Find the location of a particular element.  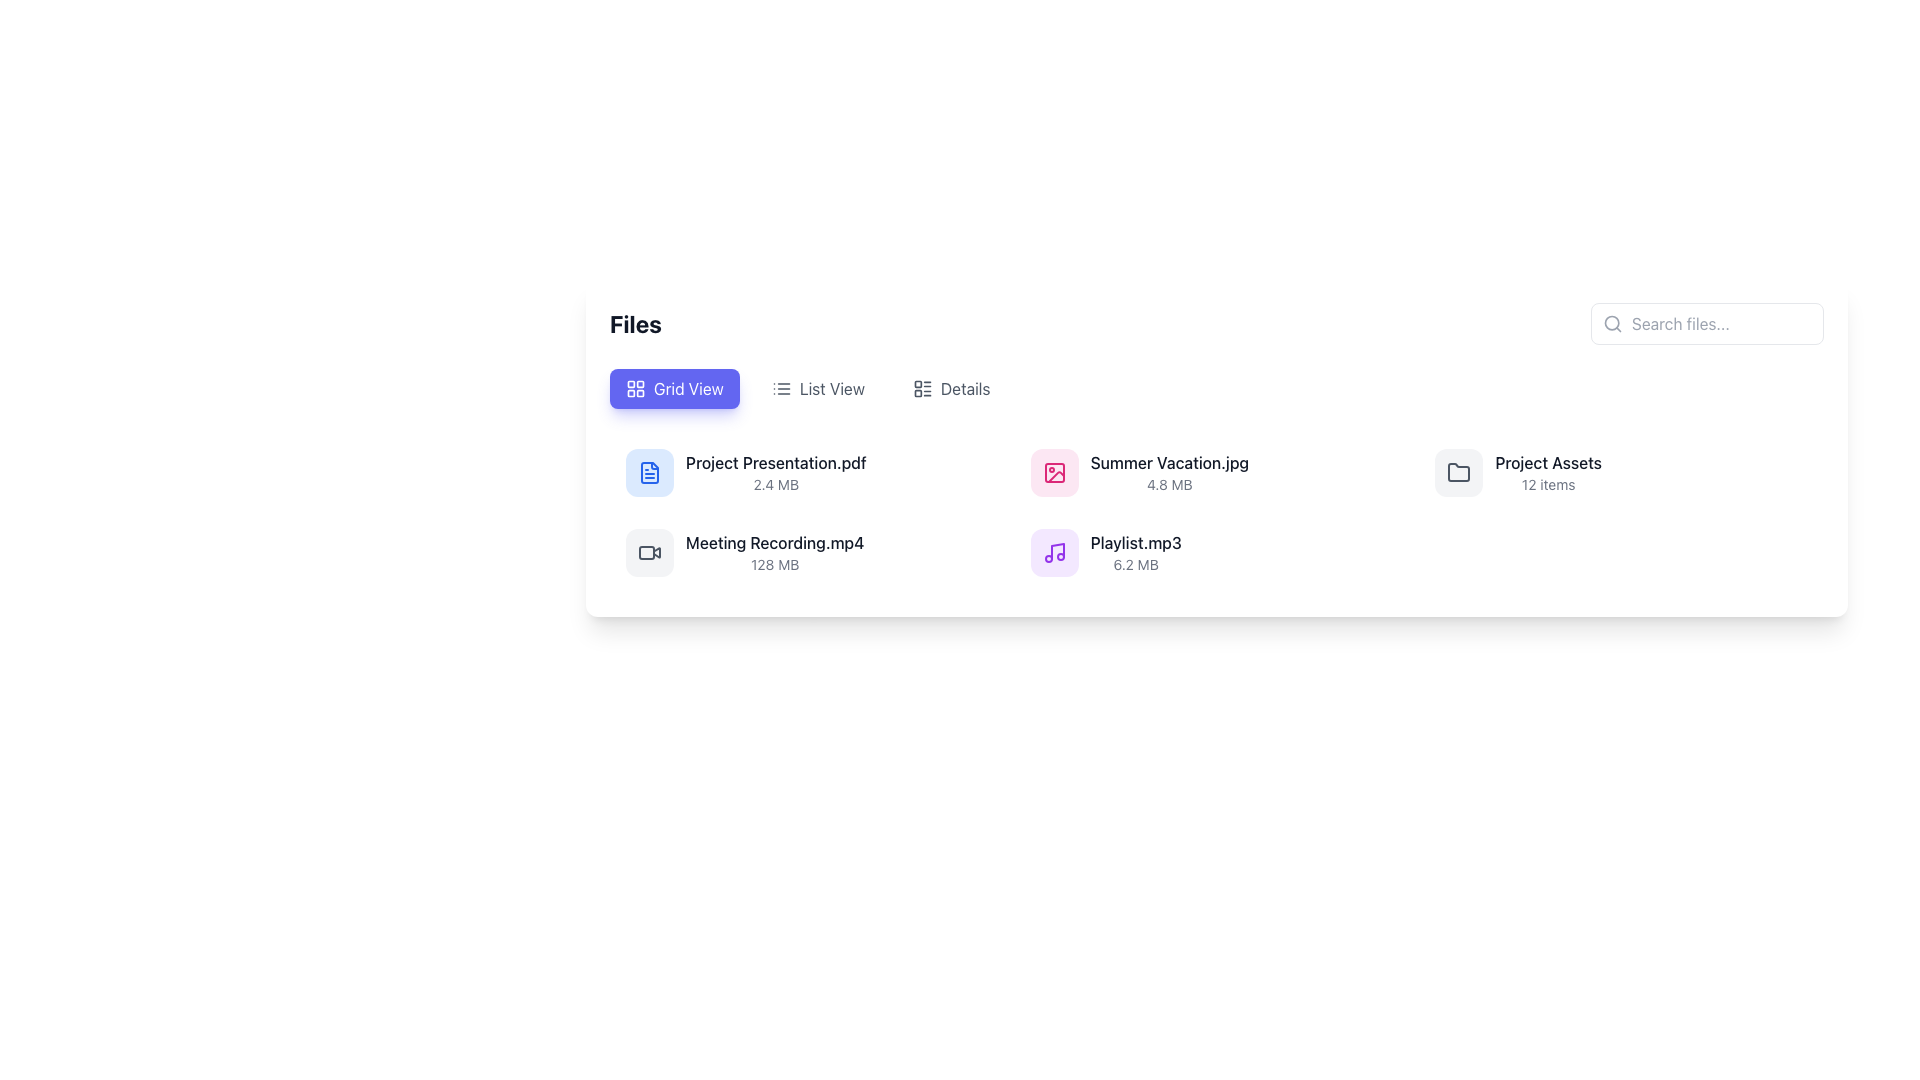

the file item displaying 'Project Presentation.pdf' is located at coordinates (775, 473).